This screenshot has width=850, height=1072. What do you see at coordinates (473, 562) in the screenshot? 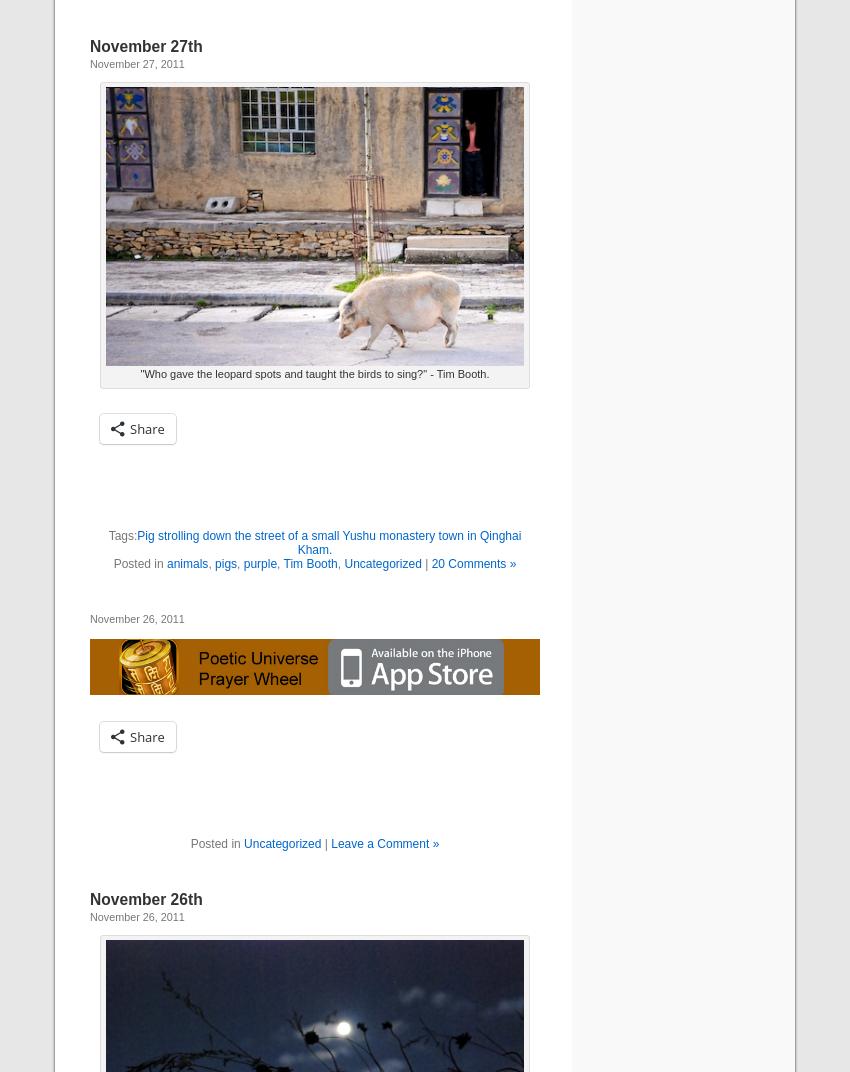
I see `'20 Comments »'` at bounding box center [473, 562].